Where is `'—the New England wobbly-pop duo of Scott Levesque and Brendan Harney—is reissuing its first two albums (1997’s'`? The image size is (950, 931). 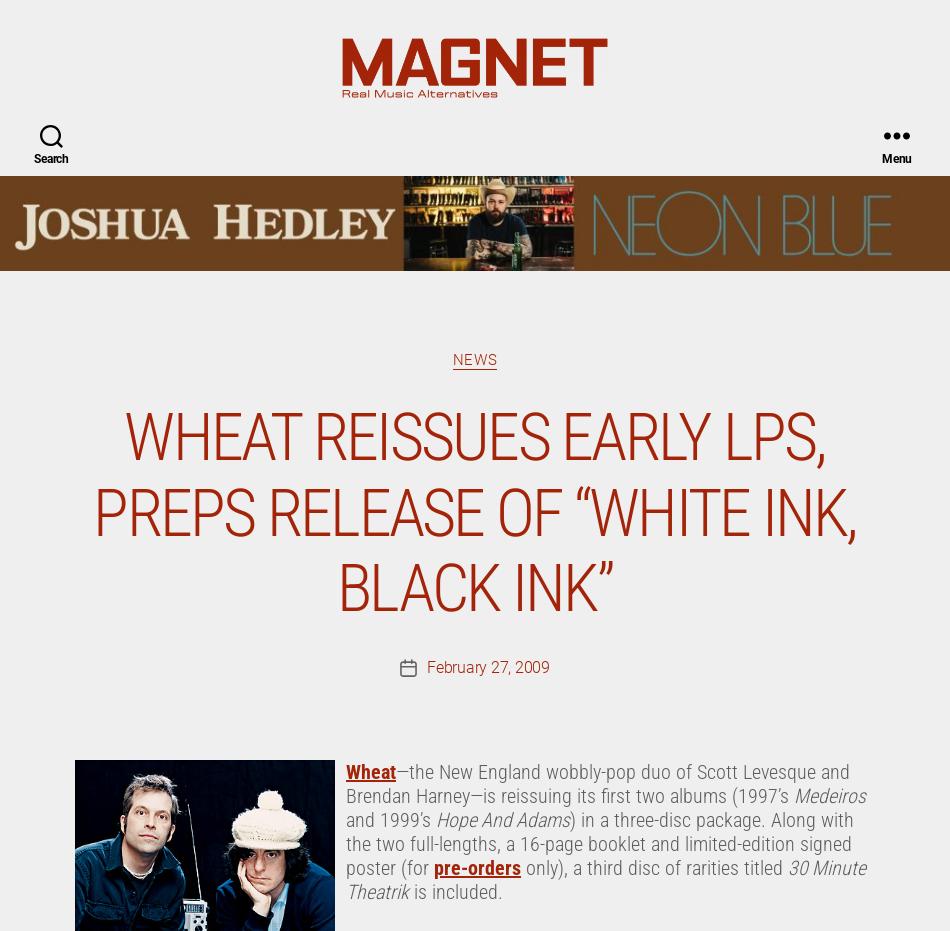 '—the New England wobbly-pop duo of Scott Levesque and Brendan Harney—is reissuing its first two albums (1997’s' is located at coordinates (598, 27).